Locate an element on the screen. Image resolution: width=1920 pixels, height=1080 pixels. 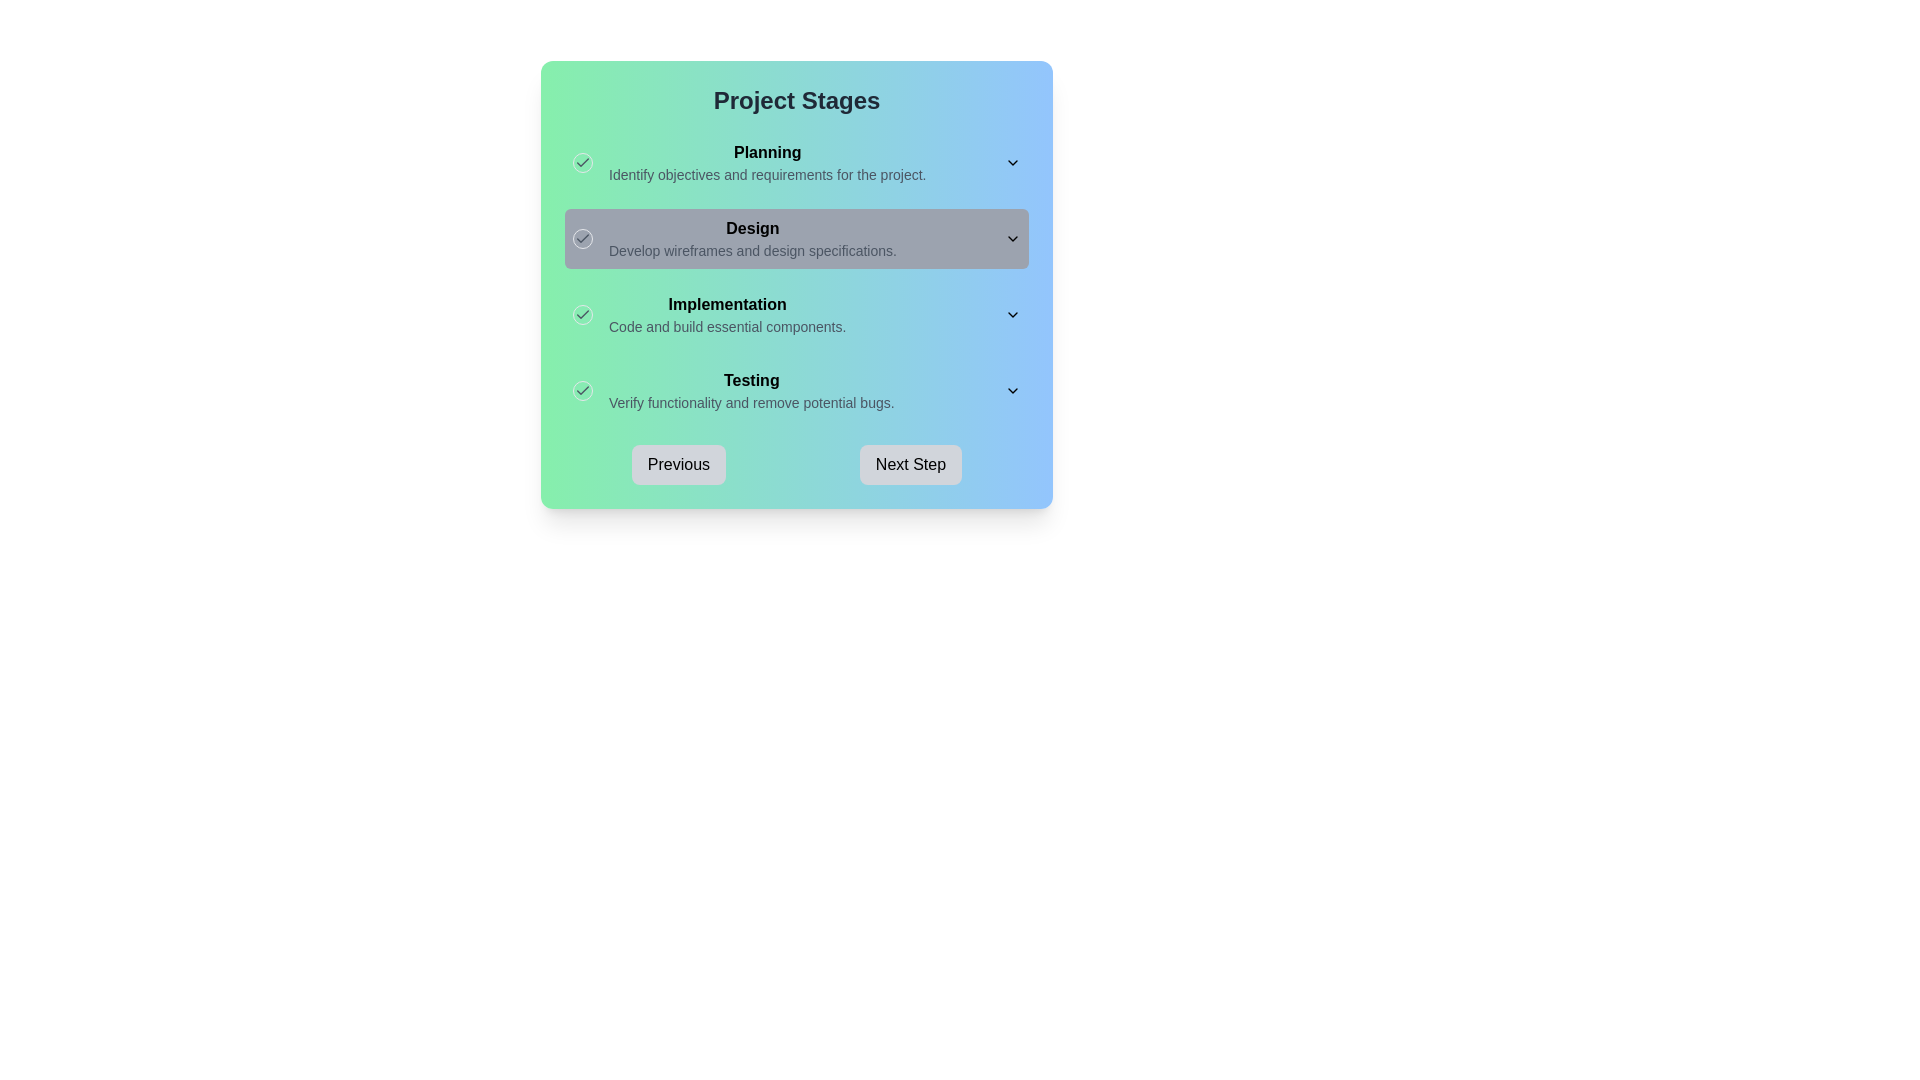
the 'Next Step' button located at the bottom right of the dialog to advance to the next stage is located at coordinates (910, 465).